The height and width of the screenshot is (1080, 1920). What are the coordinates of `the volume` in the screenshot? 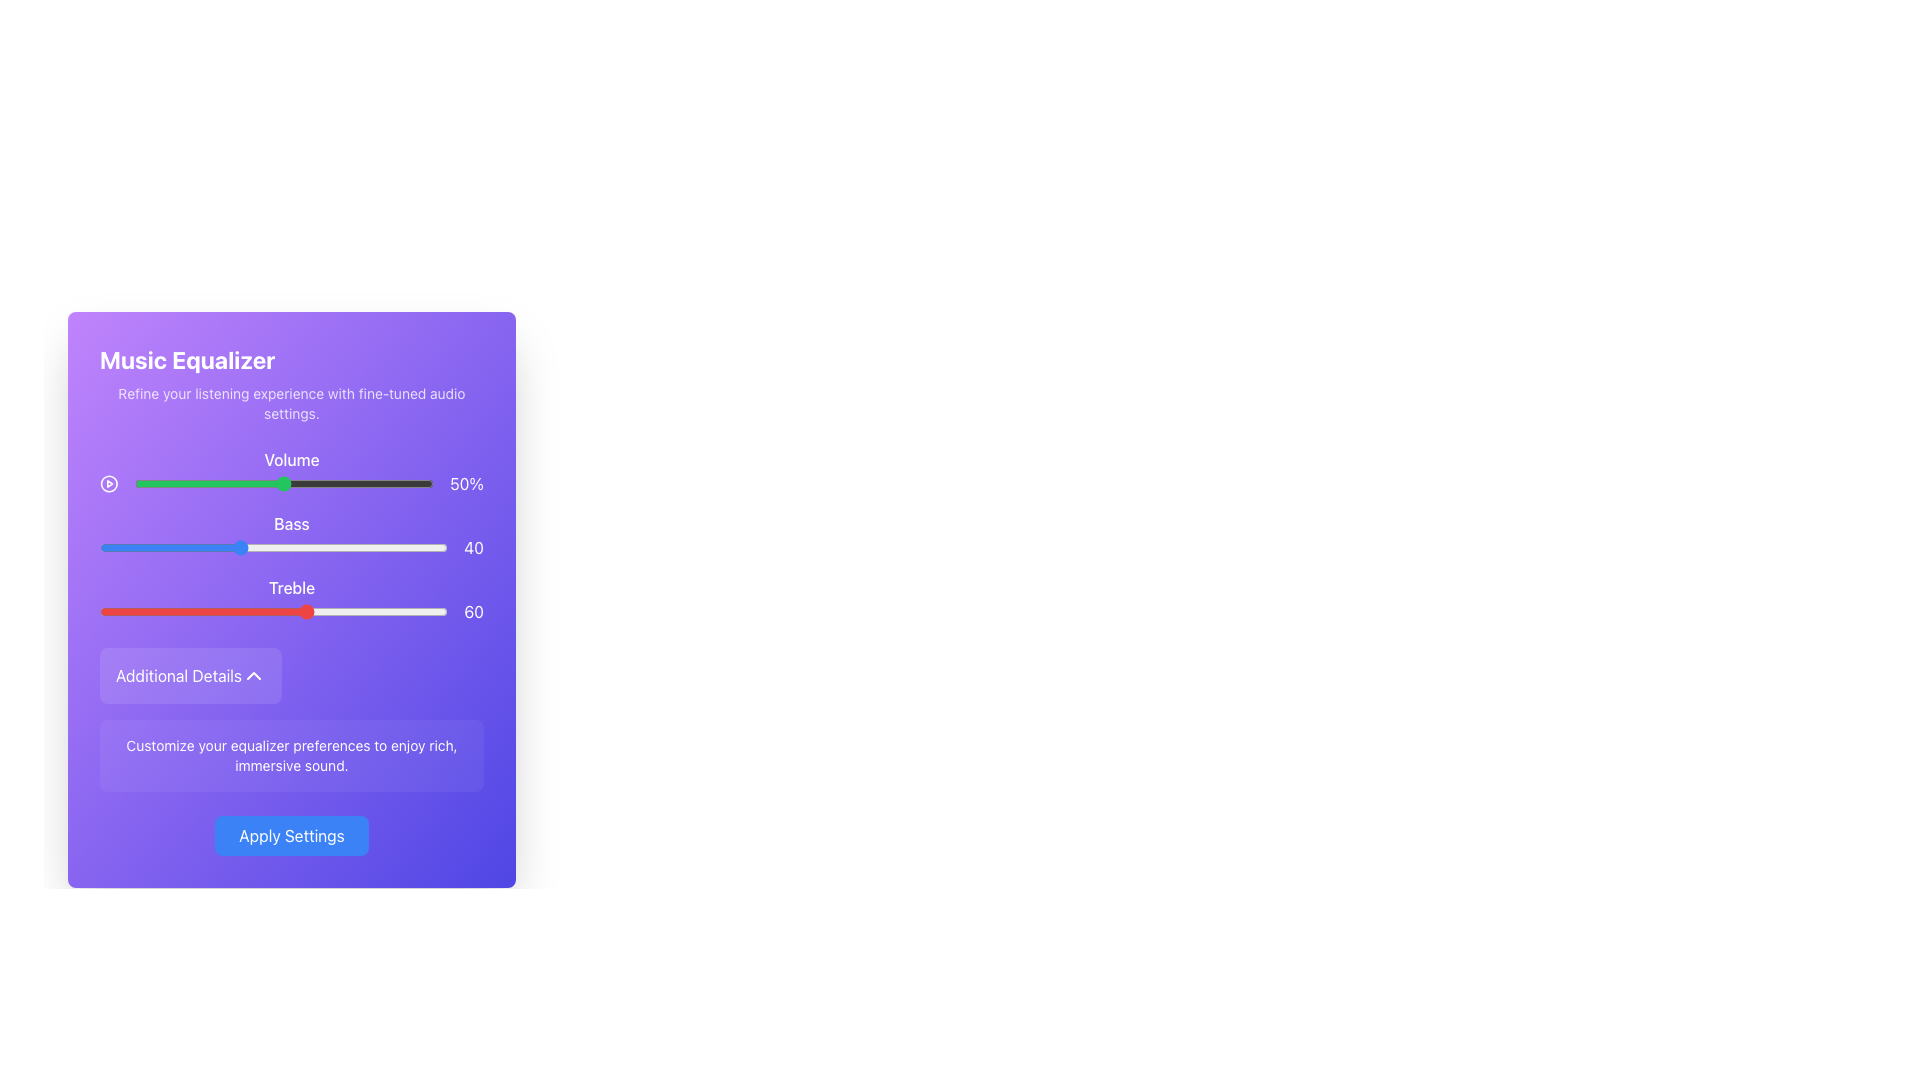 It's located at (323, 483).